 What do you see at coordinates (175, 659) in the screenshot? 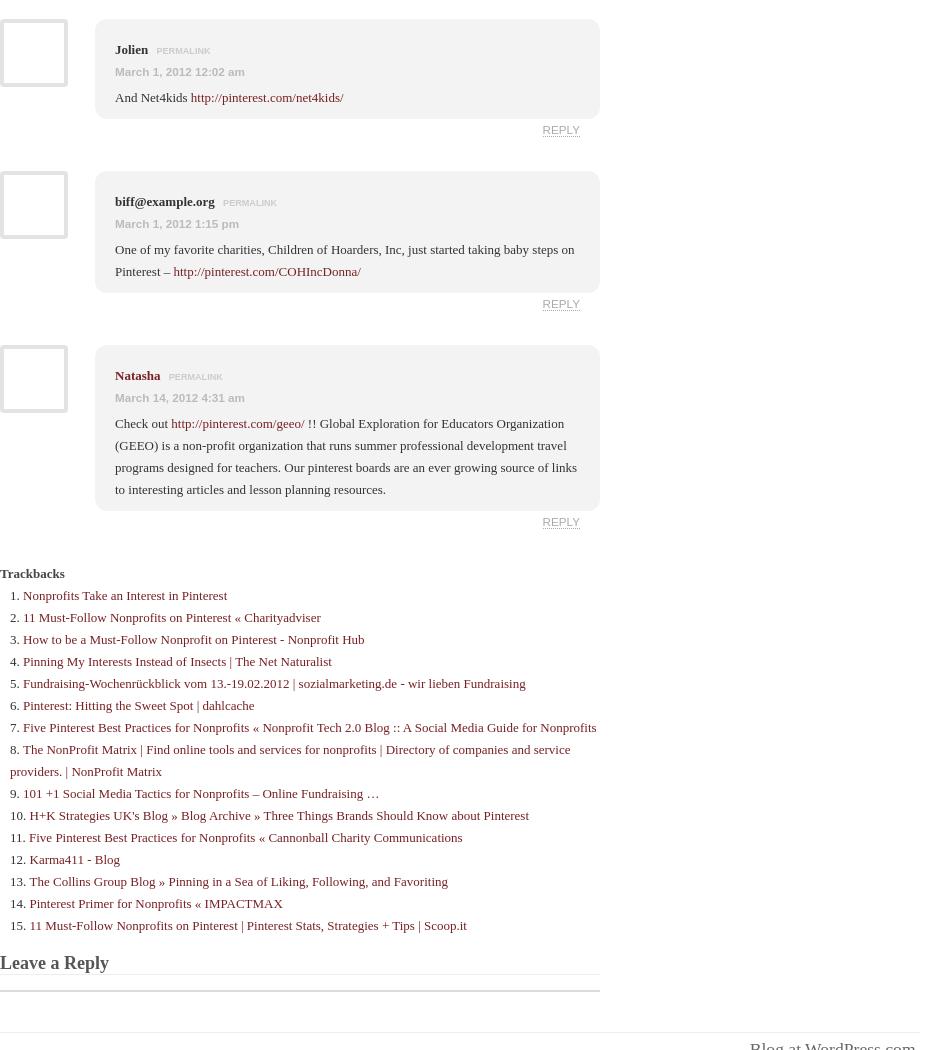
I see `'Pinning My Interests Instead of Insects | The Net Naturalist'` at bounding box center [175, 659].